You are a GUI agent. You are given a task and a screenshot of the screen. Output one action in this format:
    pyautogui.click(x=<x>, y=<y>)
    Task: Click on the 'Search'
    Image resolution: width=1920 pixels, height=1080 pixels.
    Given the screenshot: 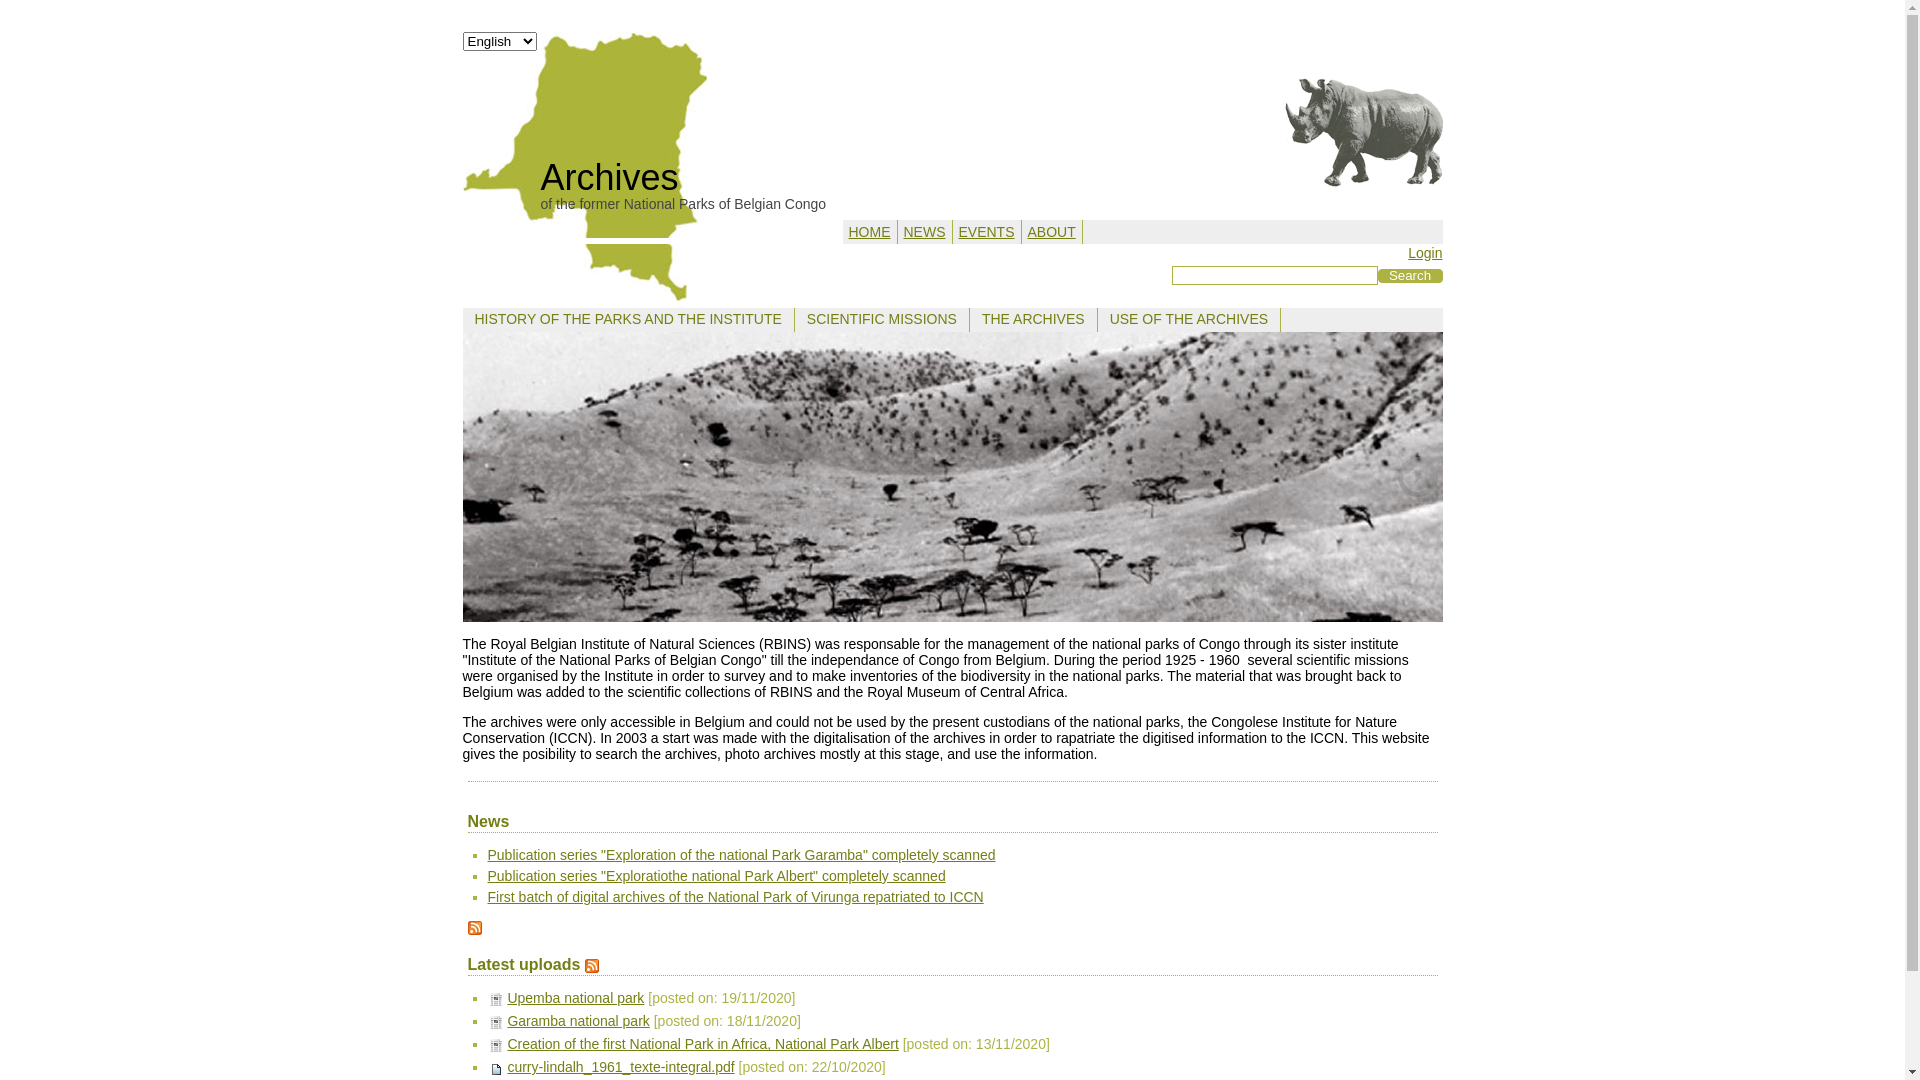 What is the action you would take?
    pyautogui.click(x=1409, y=276)
    